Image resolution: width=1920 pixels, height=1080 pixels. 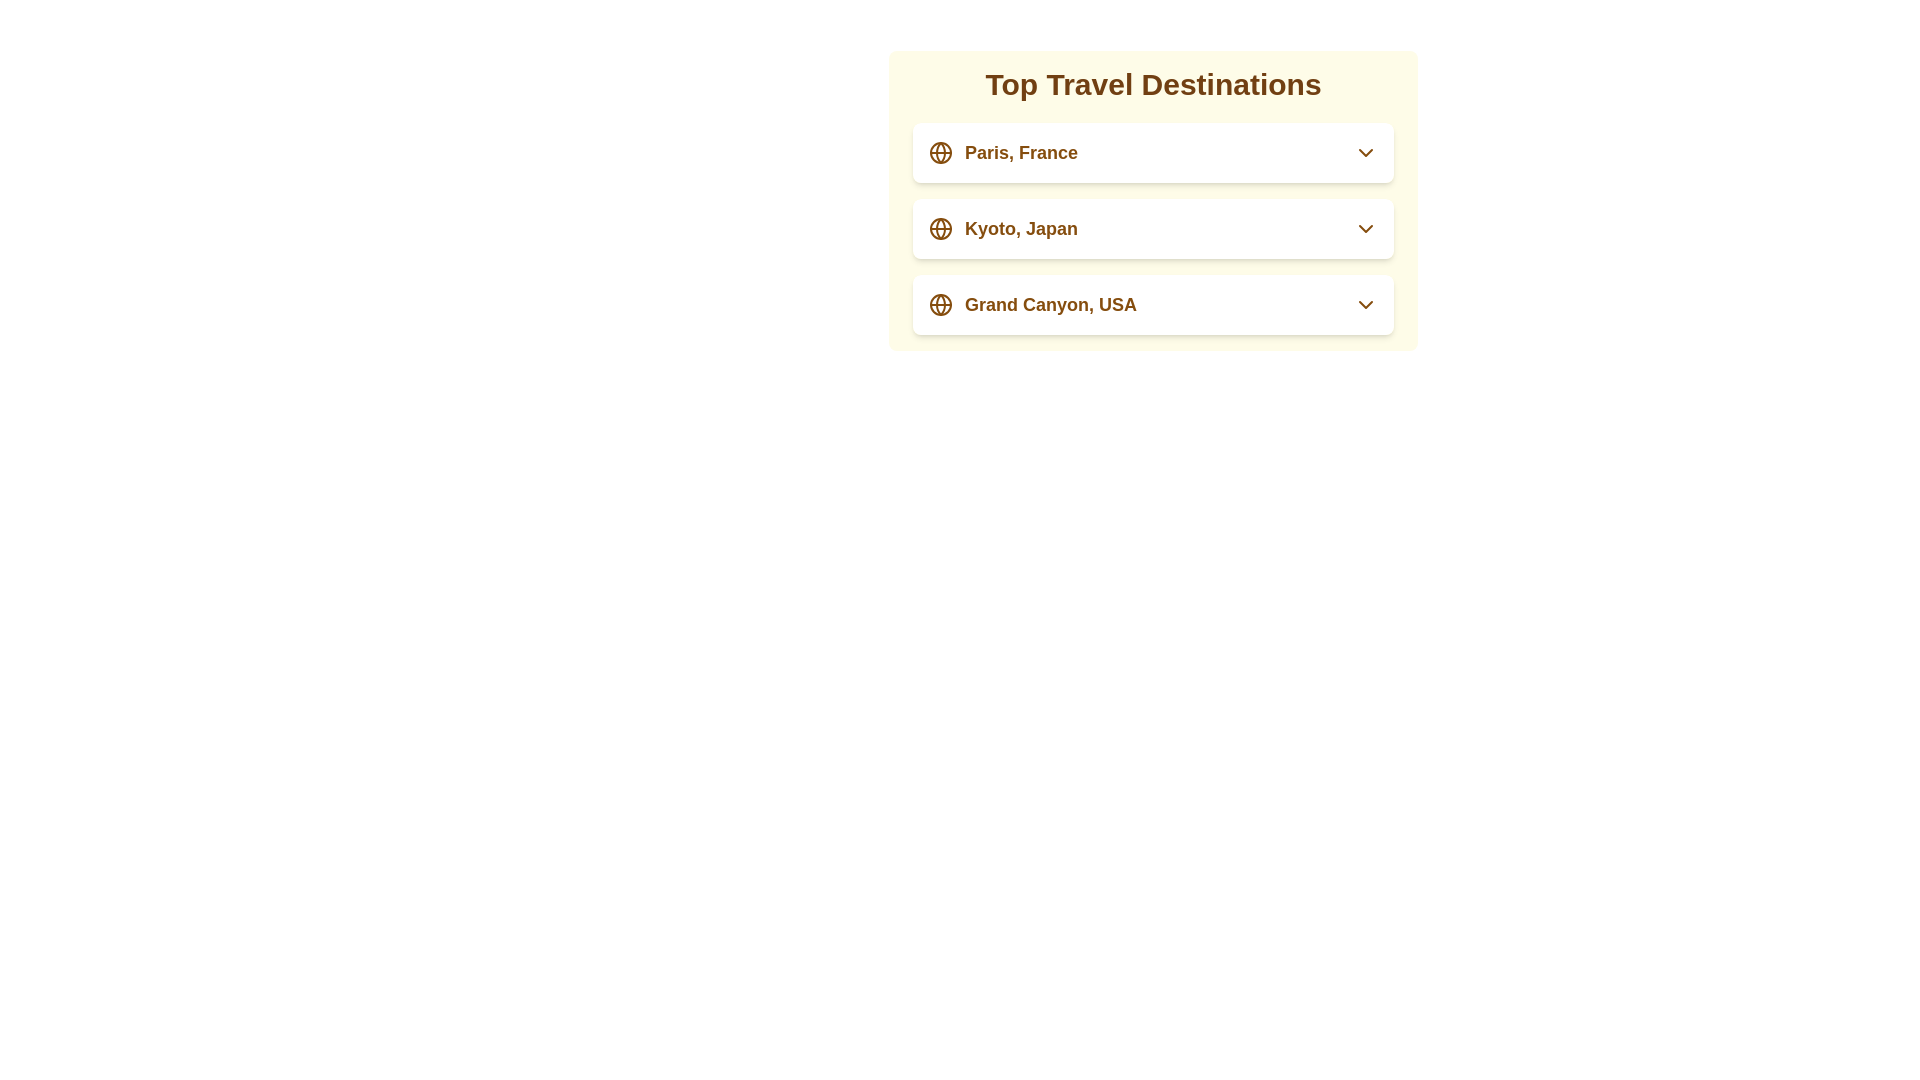 What do you see at coordinates (1365, 227) in the screenshot?
I see `the dropdown indicator icon next to 'Kyoto, Japan'` at bounding box center [1365, 227].